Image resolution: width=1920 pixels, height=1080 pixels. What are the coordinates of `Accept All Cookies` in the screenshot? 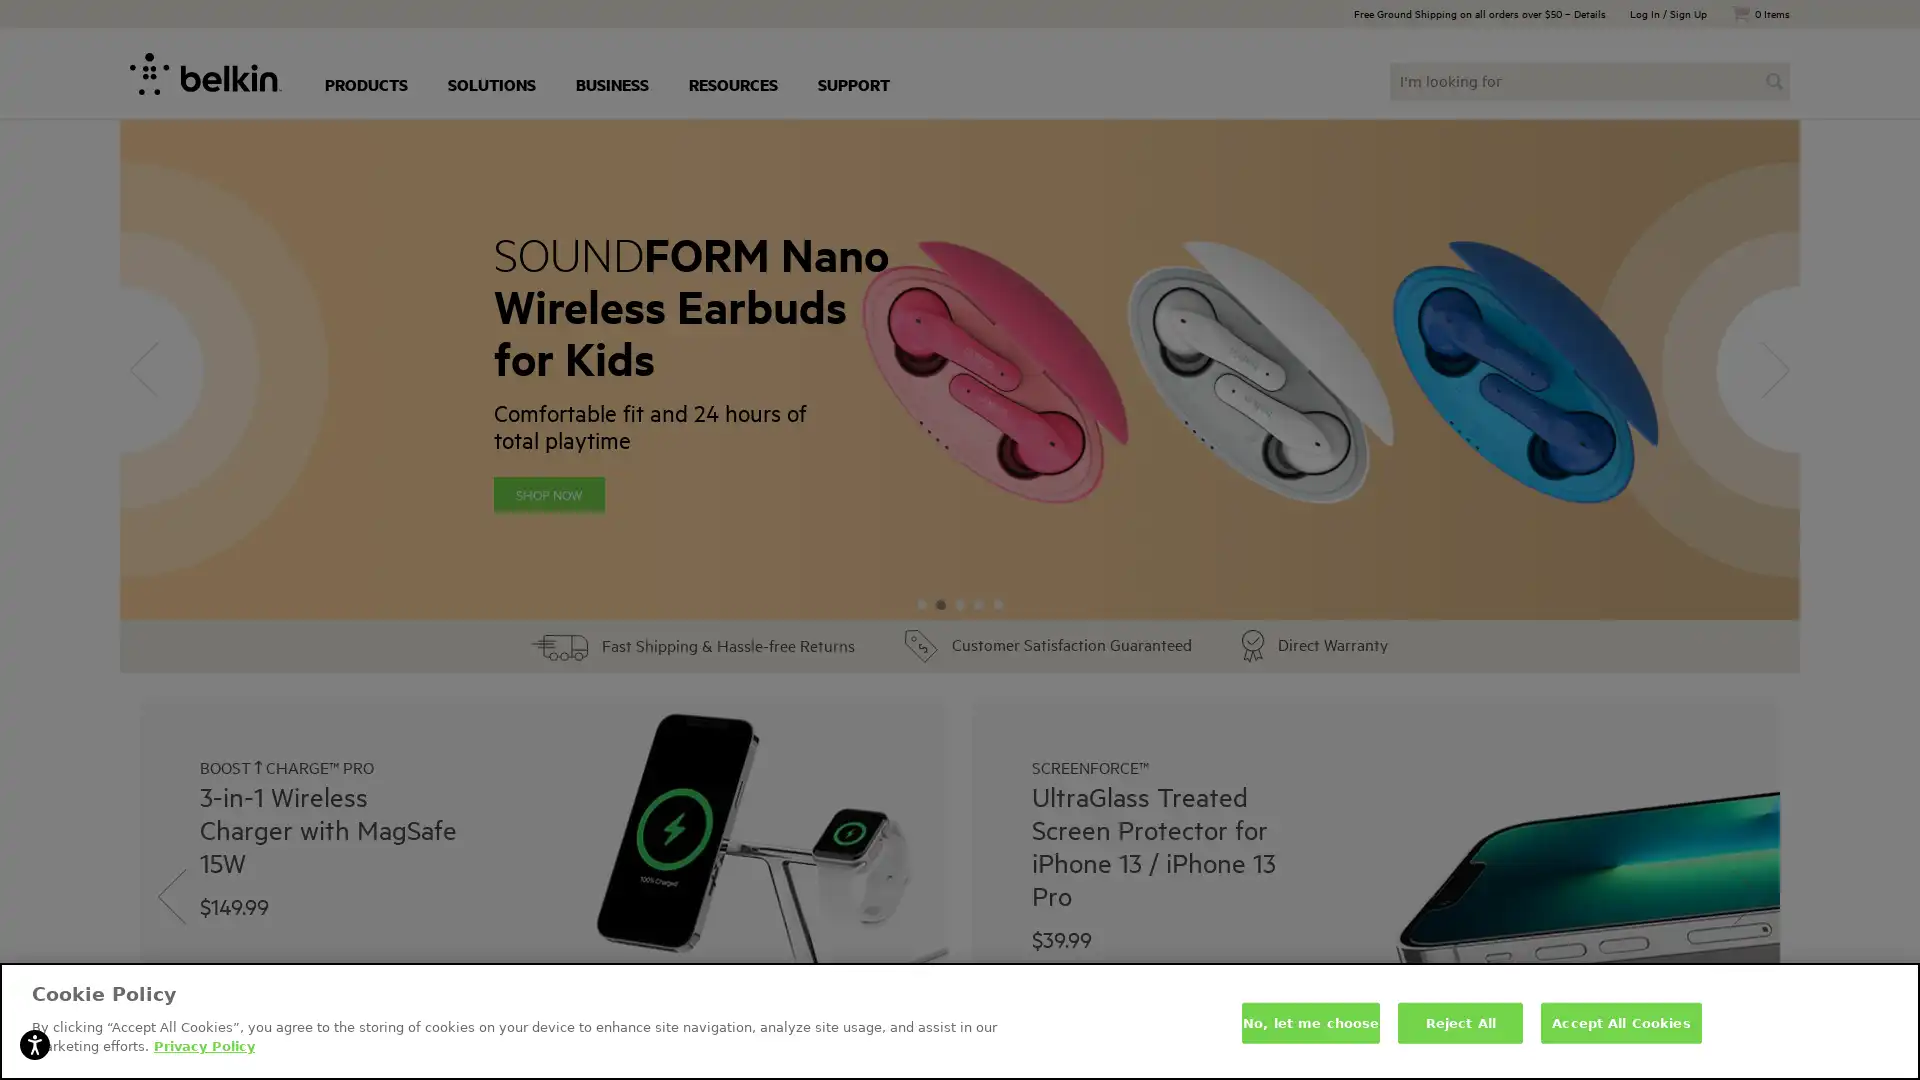 It's located at (1621, 1022).